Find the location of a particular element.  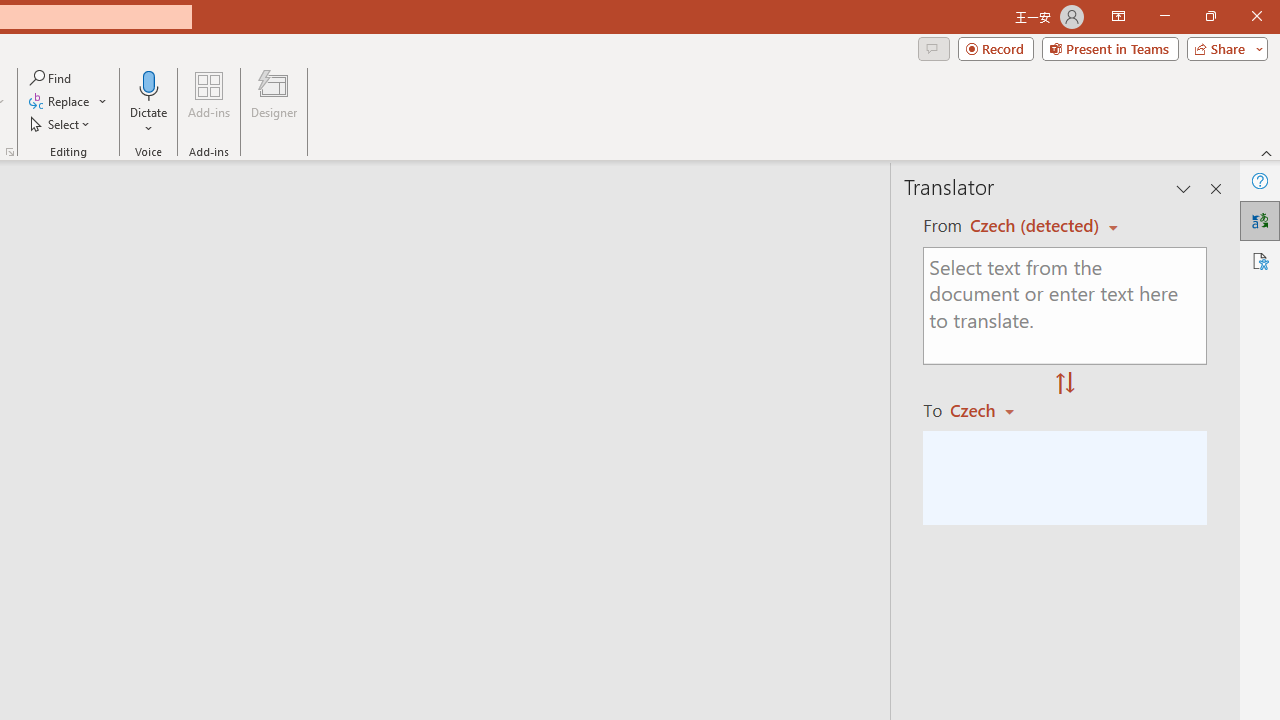

'Replace...' is located at coordinates (60, 101).